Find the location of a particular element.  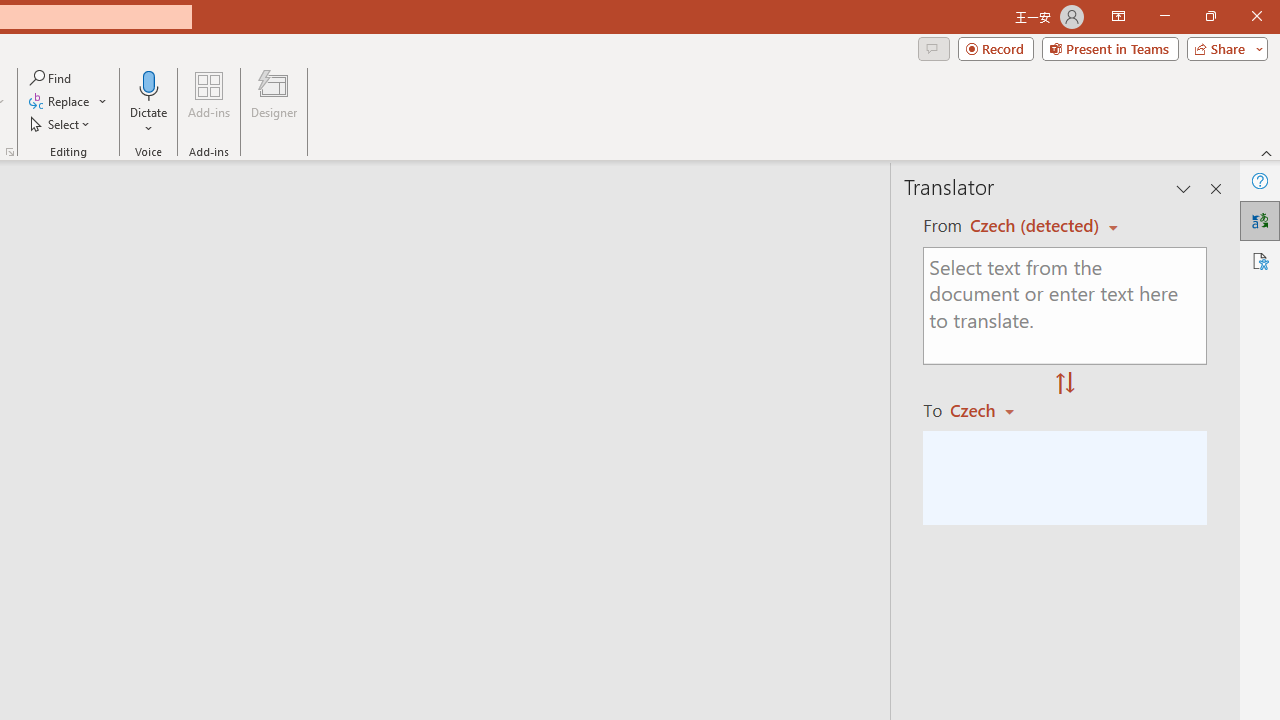

'Replace...' is located at coordinates (60, 101).